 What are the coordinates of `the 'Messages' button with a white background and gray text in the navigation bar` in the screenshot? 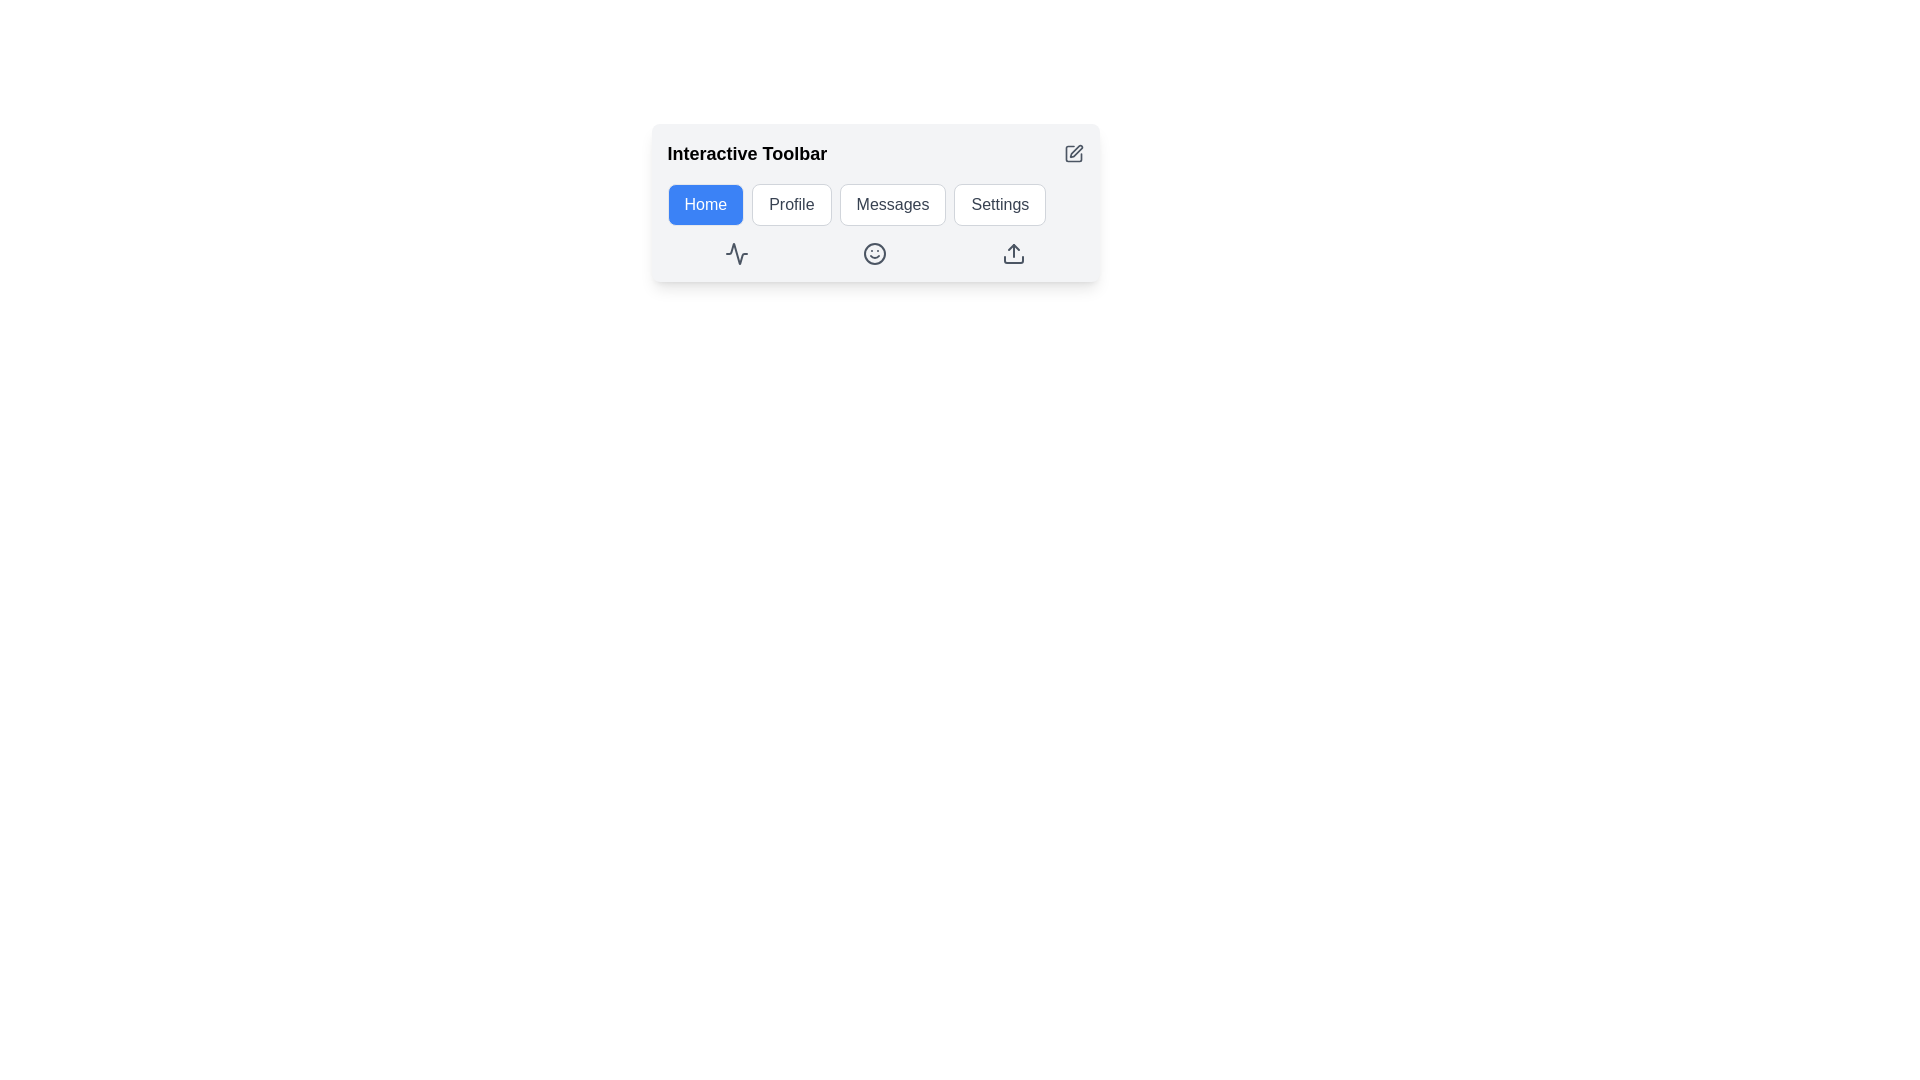 It's located at (891, 204).